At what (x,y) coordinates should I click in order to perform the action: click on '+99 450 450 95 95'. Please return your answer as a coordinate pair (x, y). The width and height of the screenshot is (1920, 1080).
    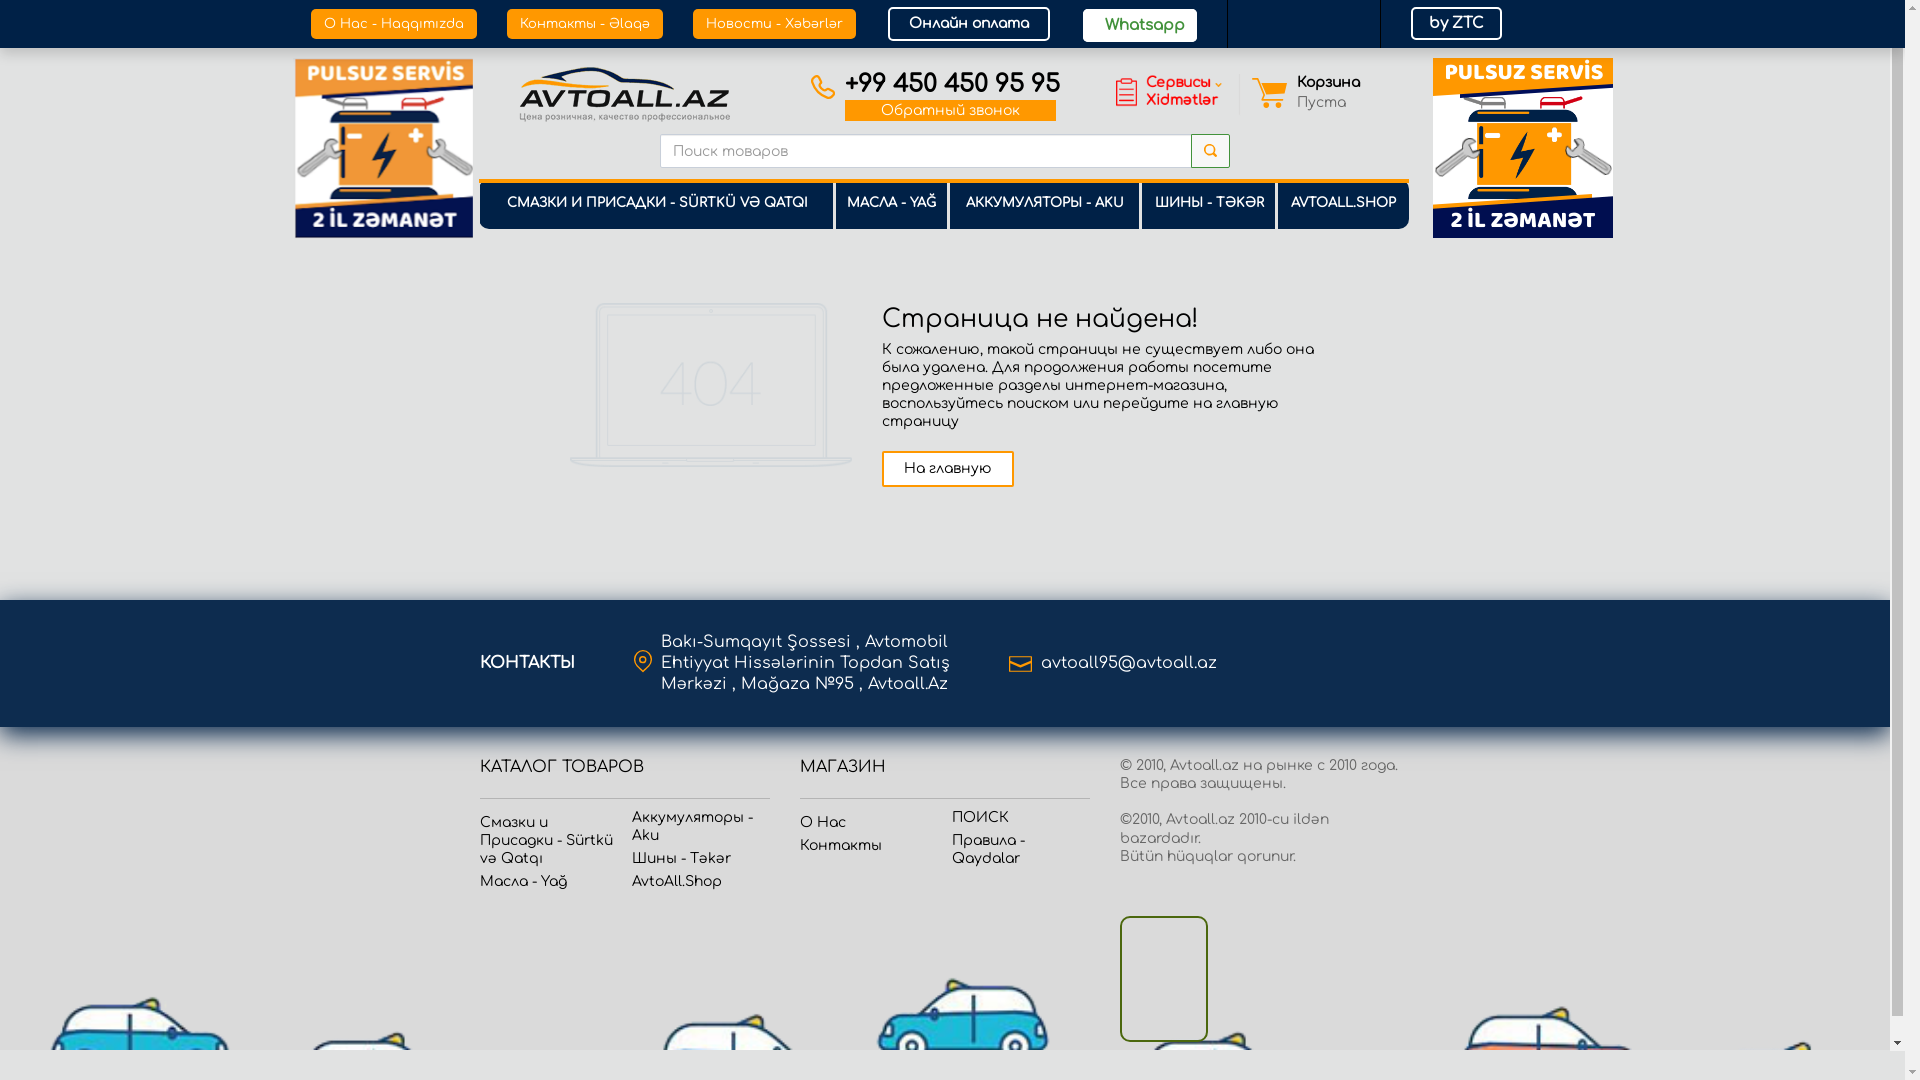
    Looking at the image, I should click on (951, 83).